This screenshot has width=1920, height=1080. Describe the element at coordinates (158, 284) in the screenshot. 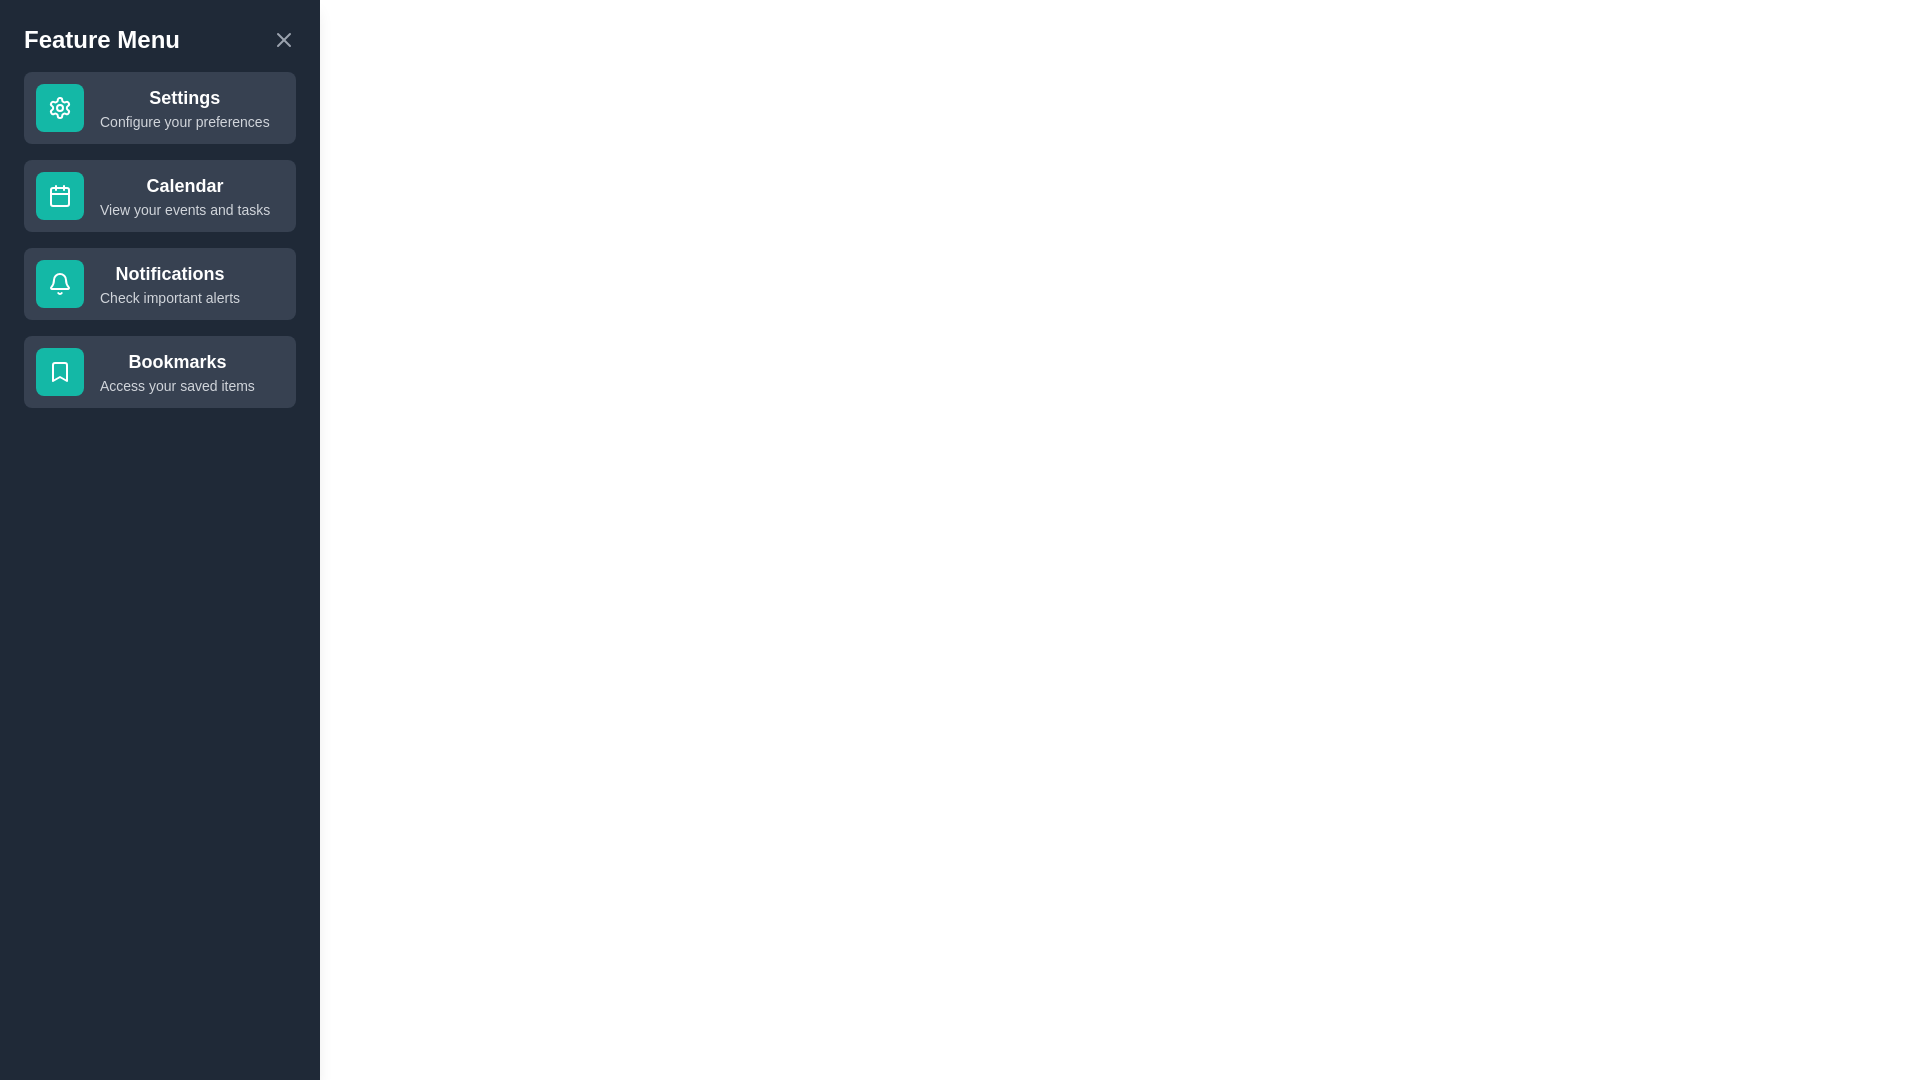

I see `the feature Notifications to view its hover effect` at that location.